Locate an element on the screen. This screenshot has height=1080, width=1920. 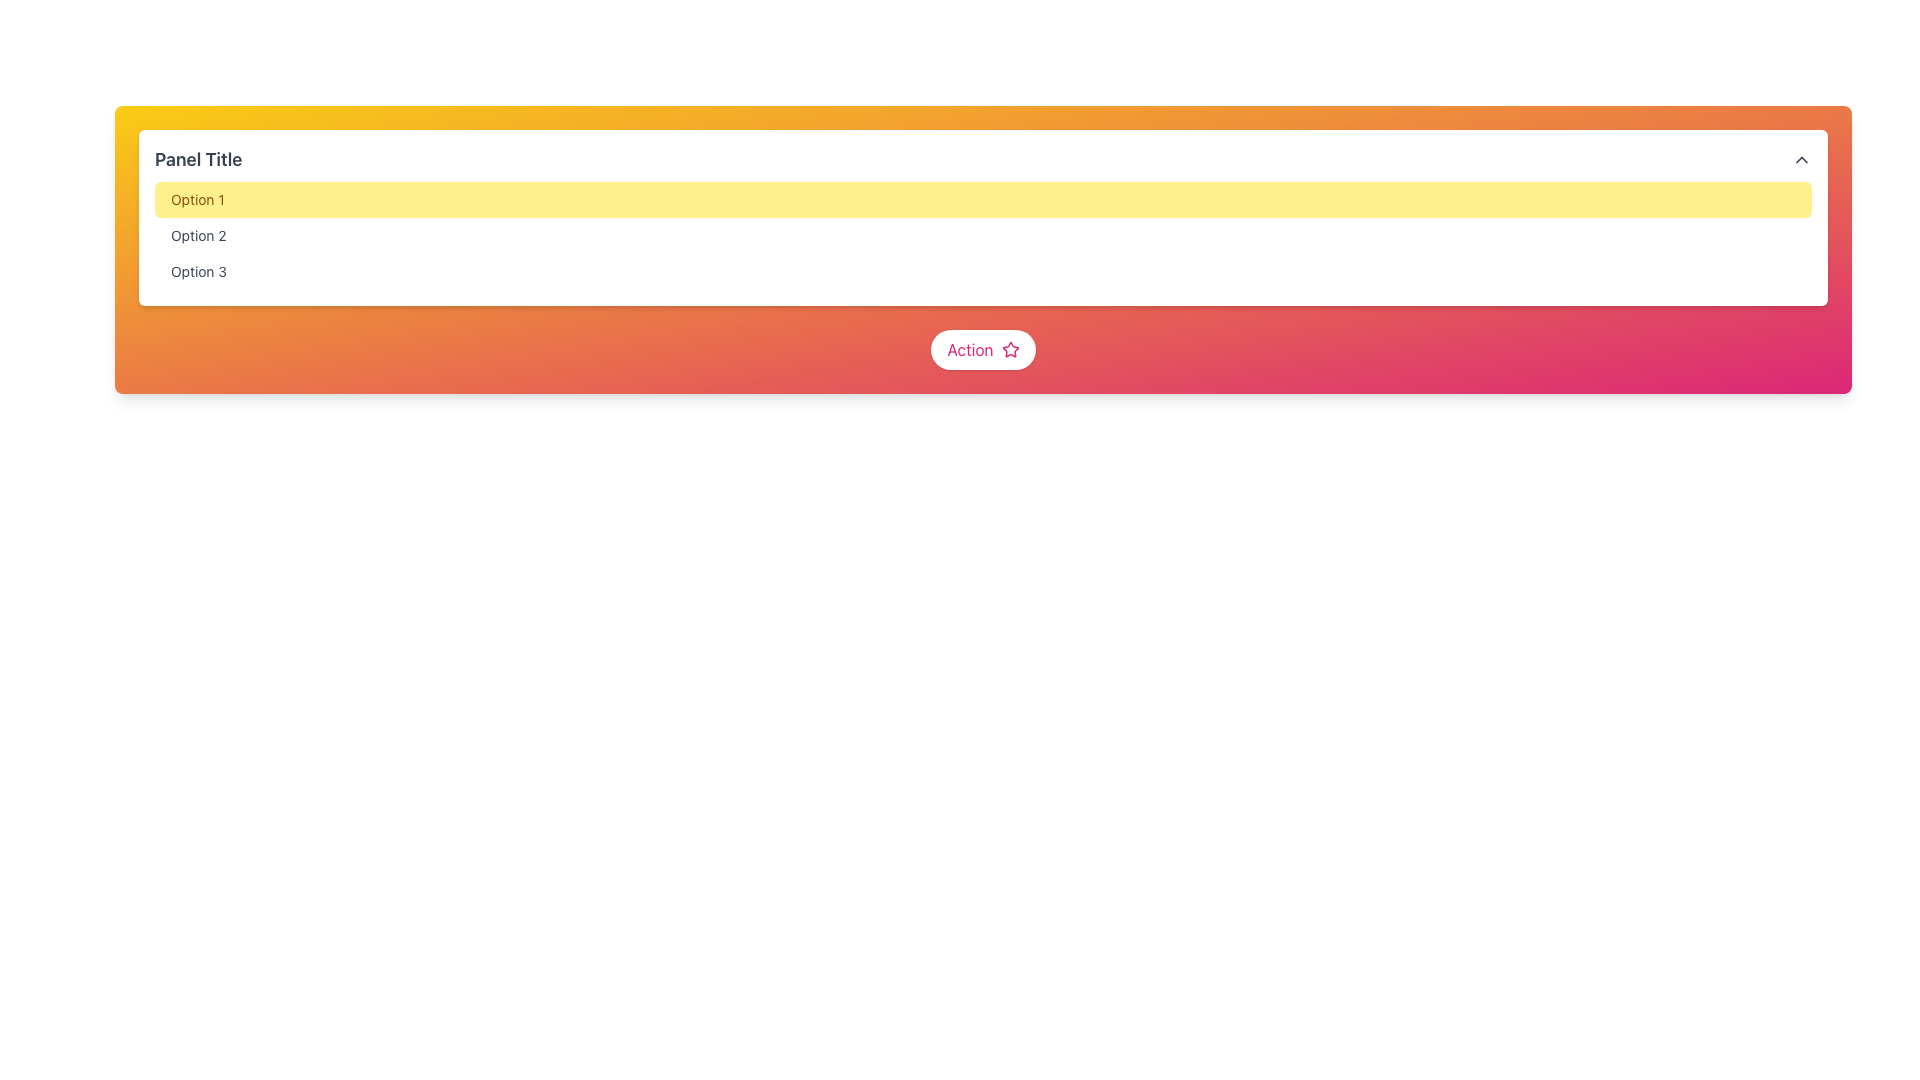
the Text Element that serves as the title of the collapsible panel, positioned at the top-left adjacent is located at coordinates (198, 158).